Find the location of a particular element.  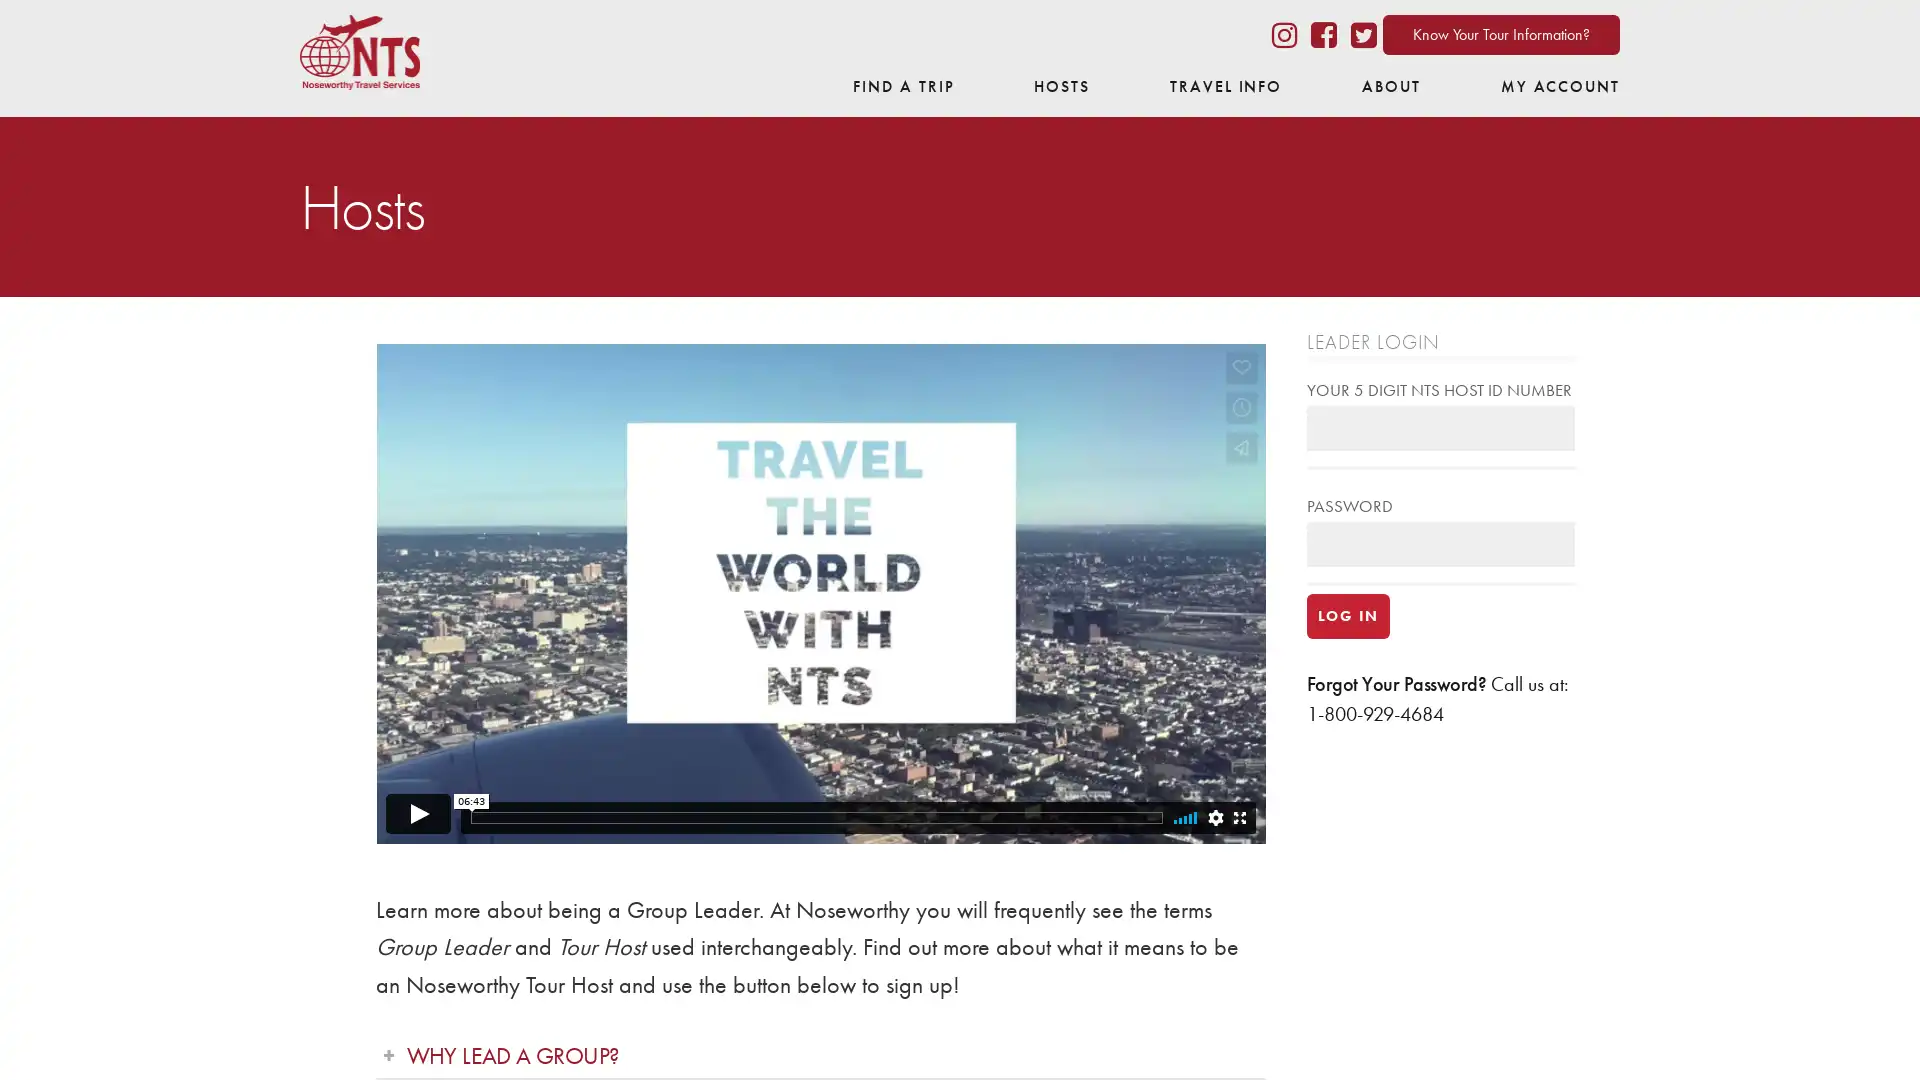

LOG IN is located at coordinates (1348, 614).